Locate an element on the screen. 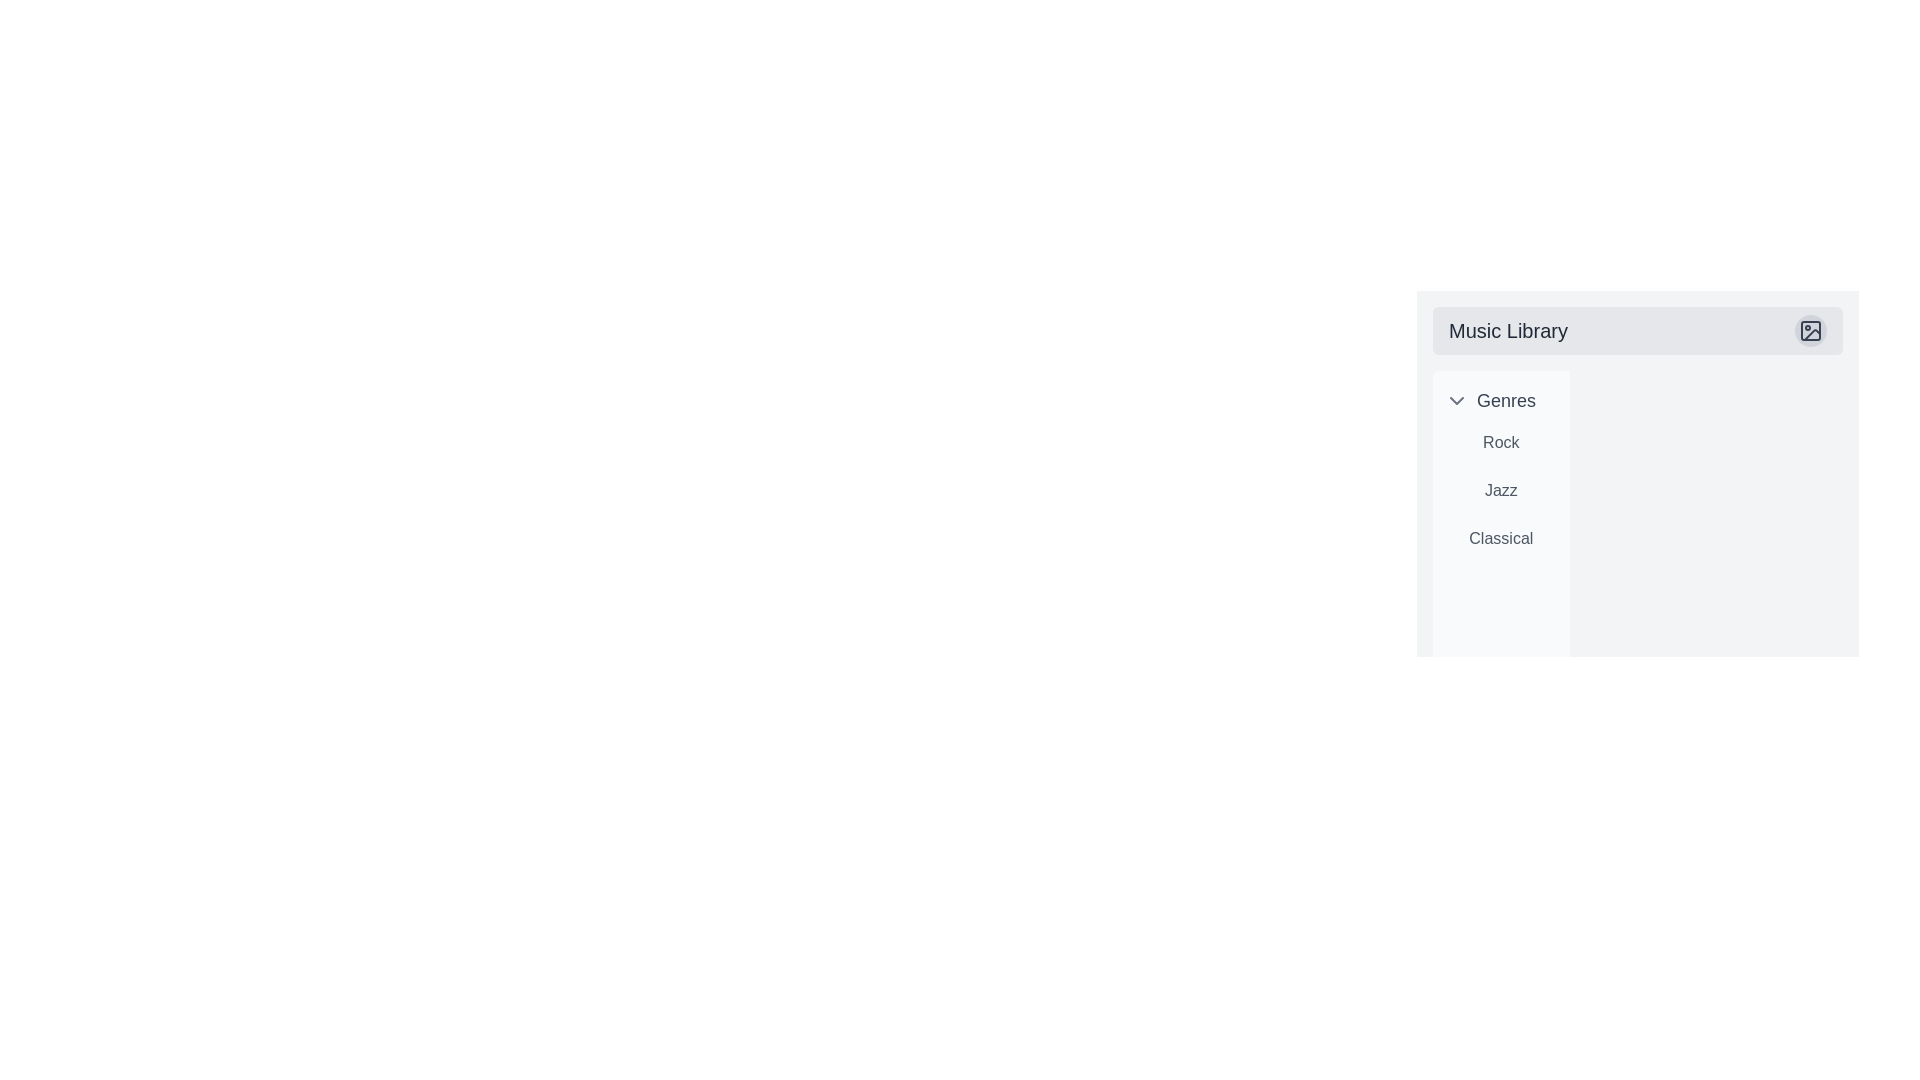  the interactive button used to manage image-related content in the 'Music Library' interface for accessibility is located at coordinates (1810, 330).